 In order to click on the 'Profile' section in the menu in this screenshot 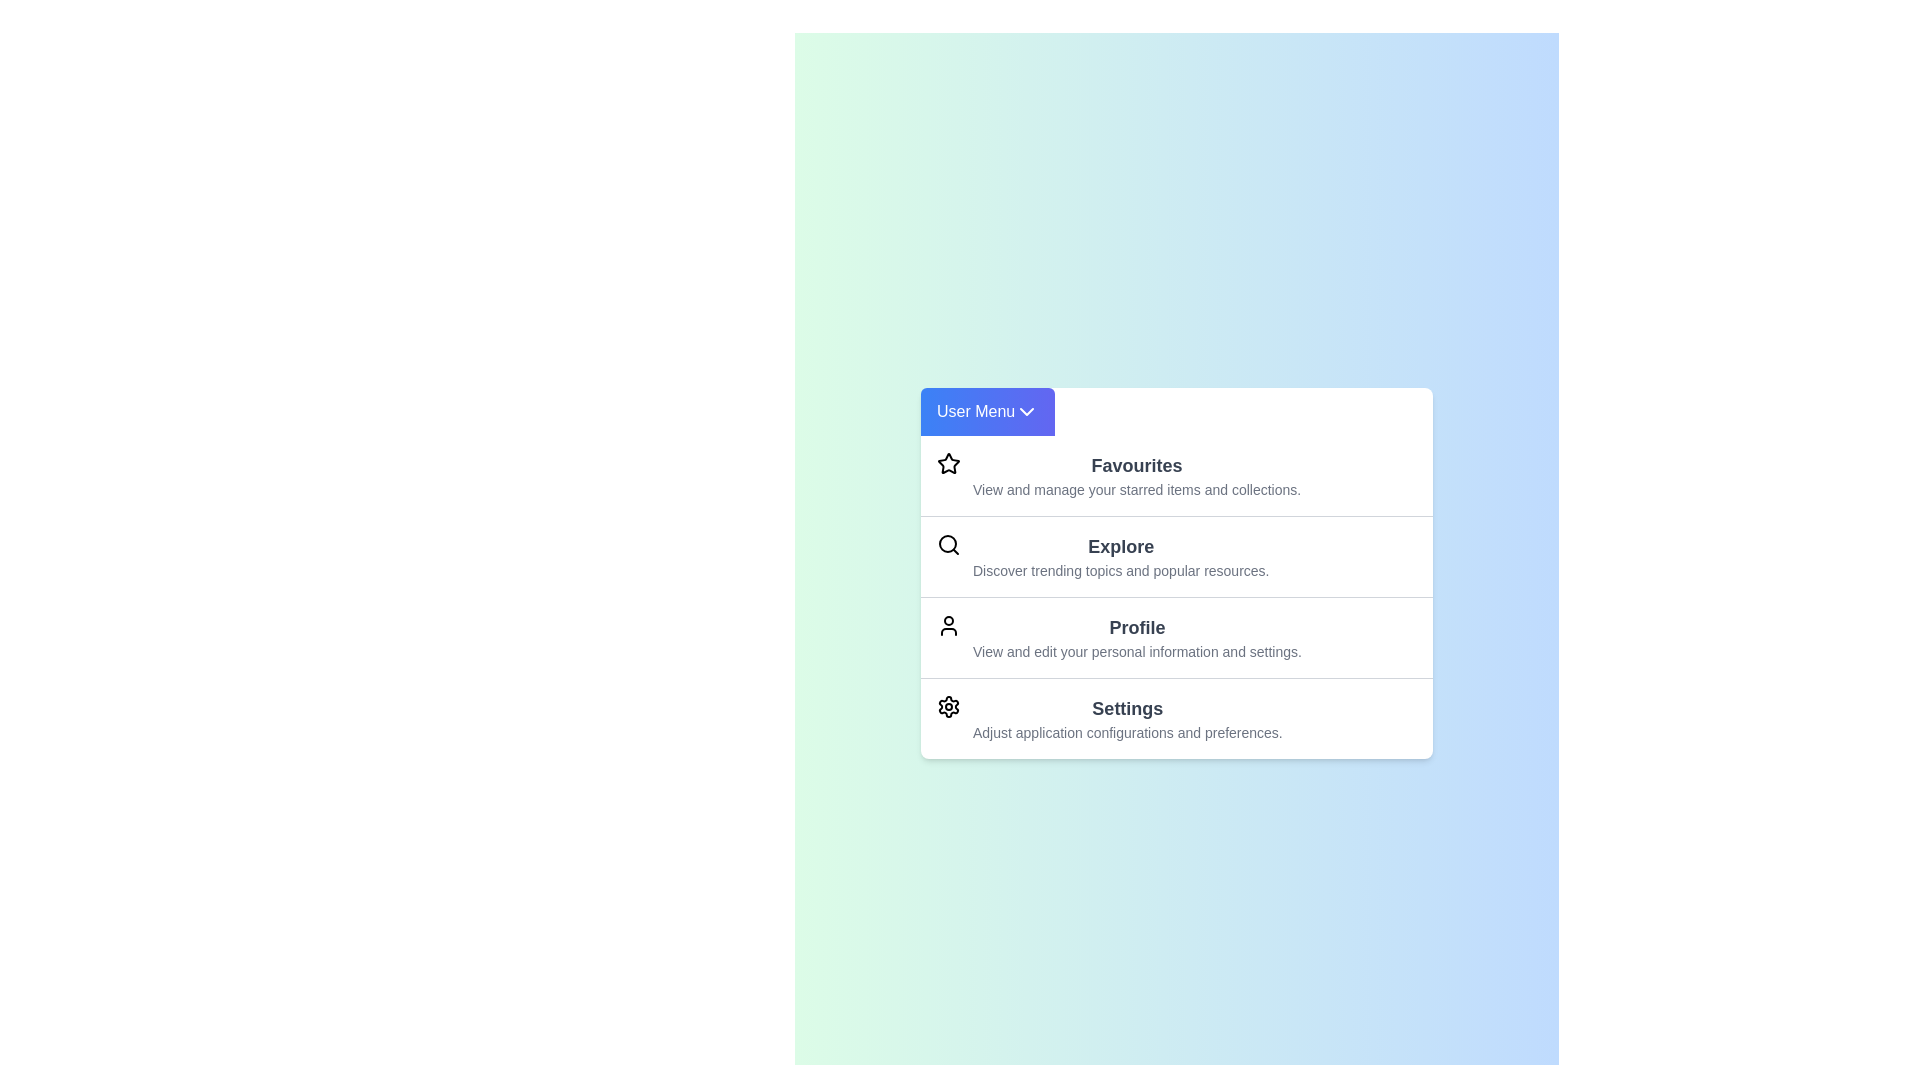, I will do `click(1137, 636)`.